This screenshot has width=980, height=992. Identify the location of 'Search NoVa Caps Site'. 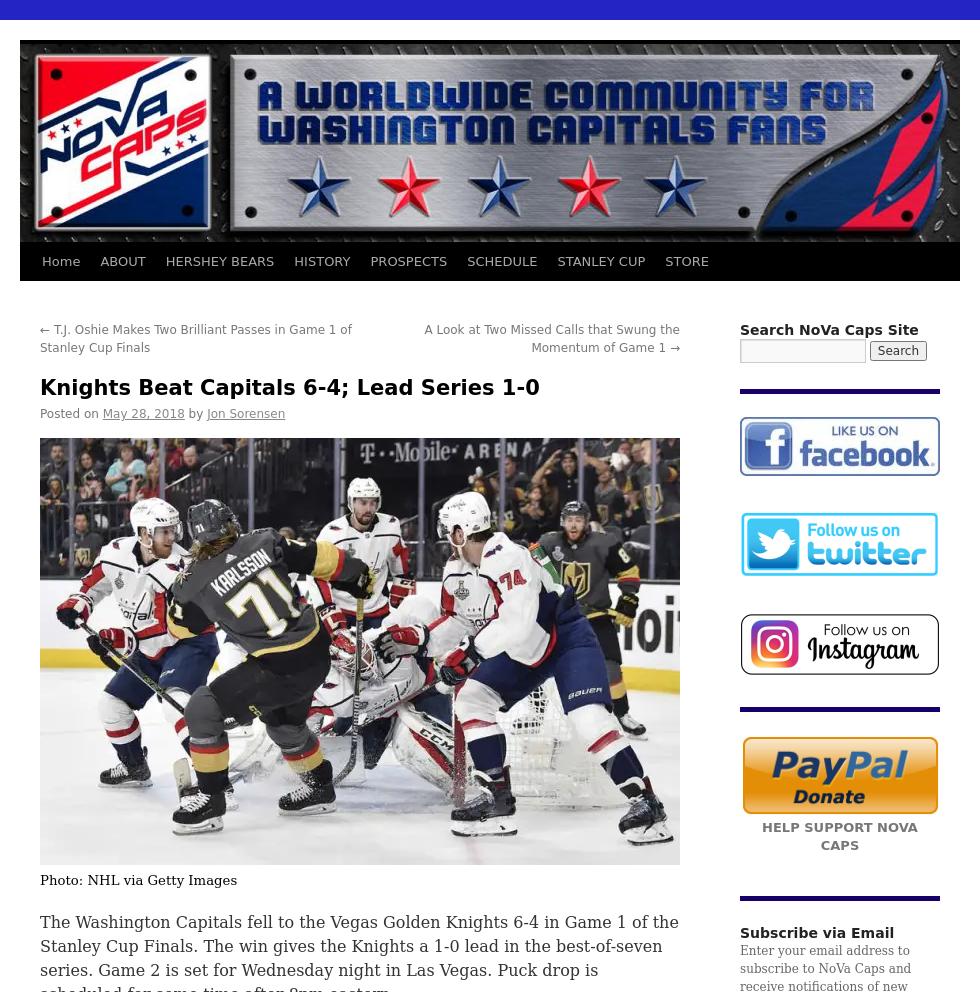
(739, 330).